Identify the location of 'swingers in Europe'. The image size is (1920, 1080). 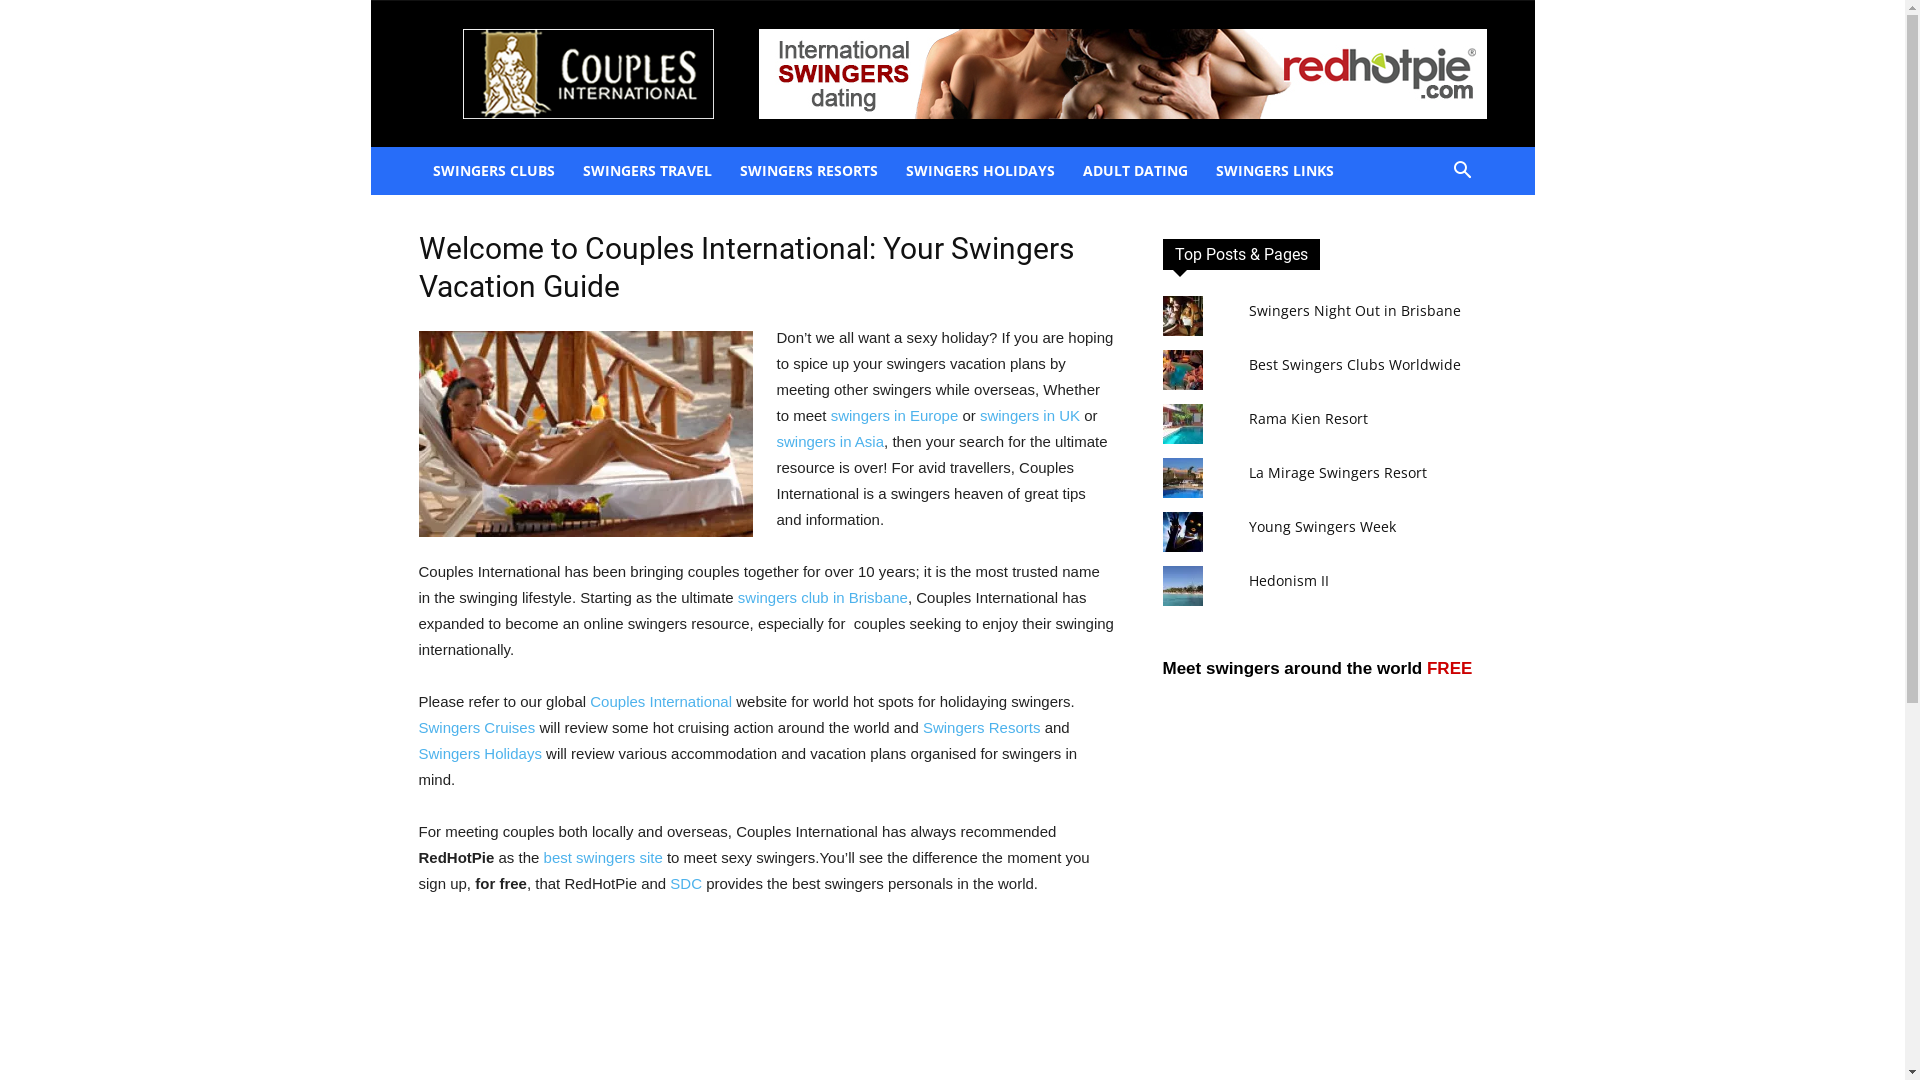
(830, 414).